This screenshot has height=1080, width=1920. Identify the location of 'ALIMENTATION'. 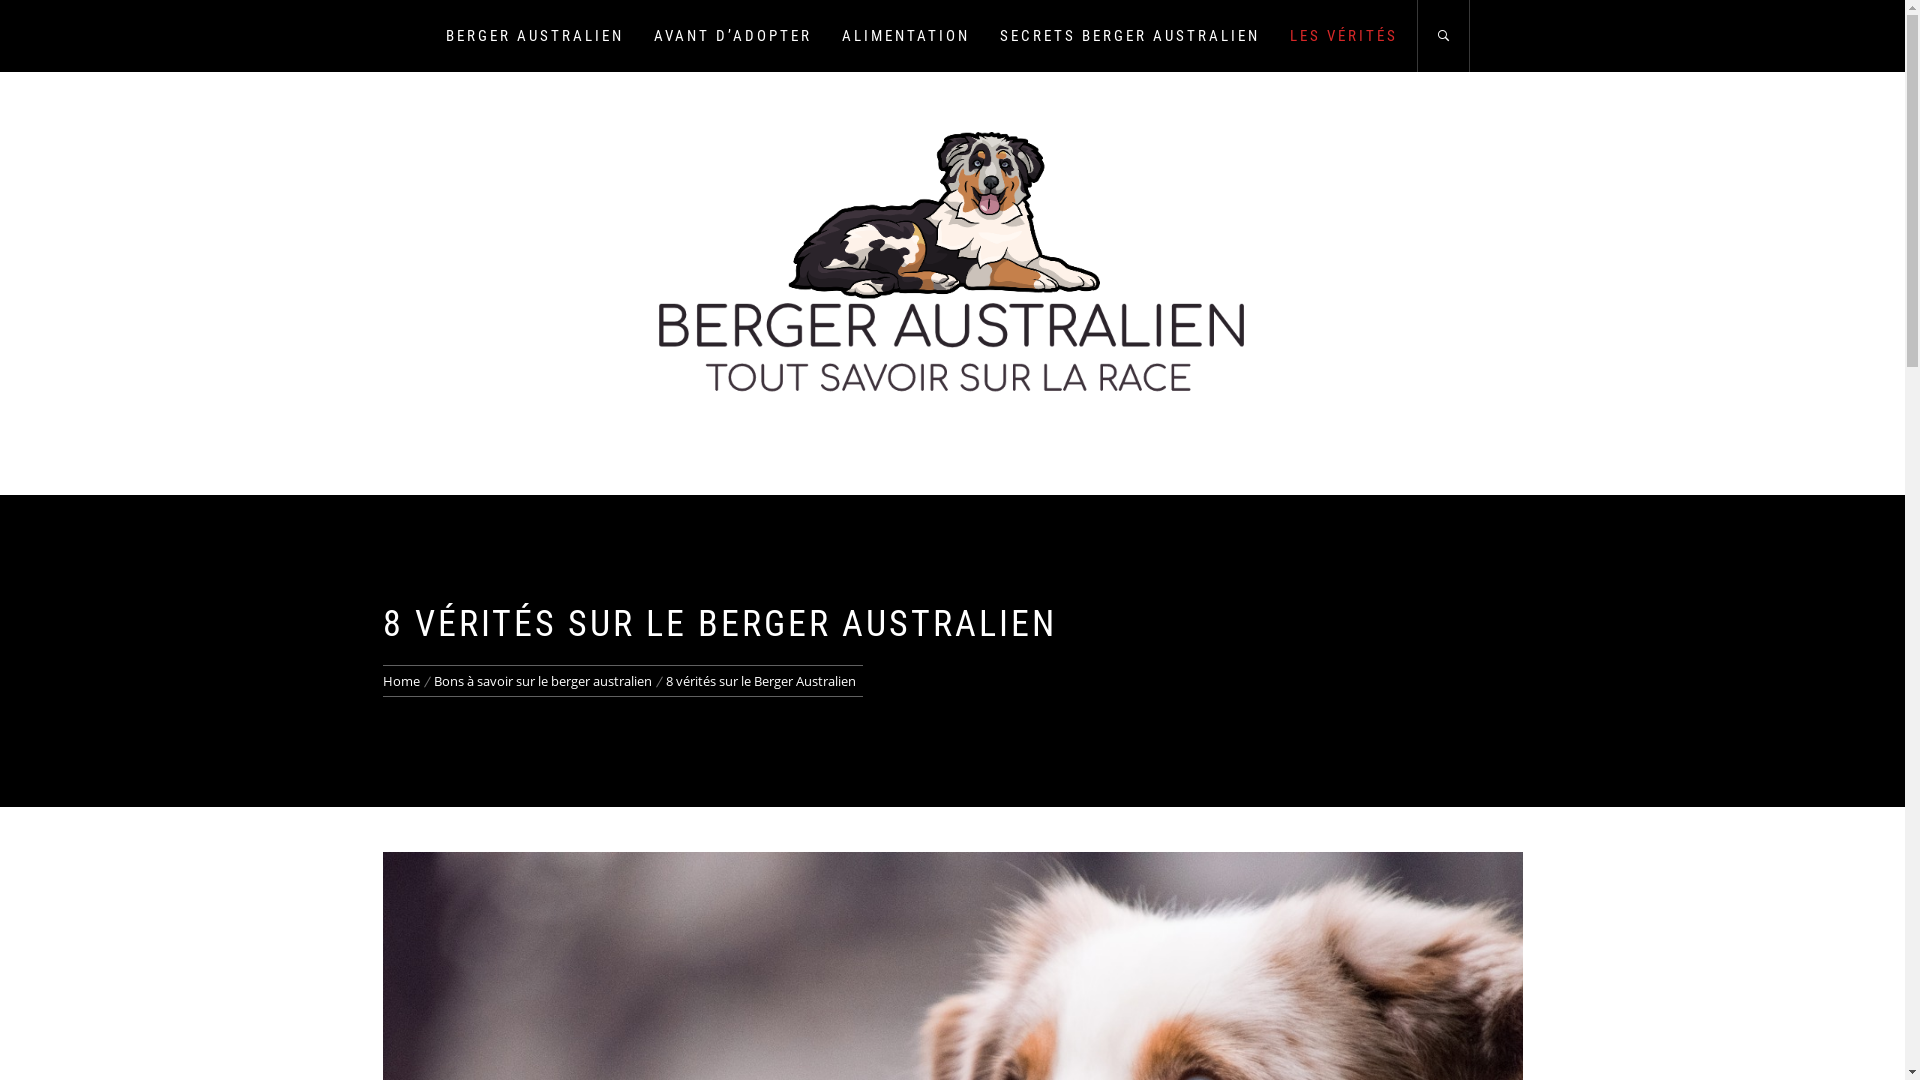
(905, 35).